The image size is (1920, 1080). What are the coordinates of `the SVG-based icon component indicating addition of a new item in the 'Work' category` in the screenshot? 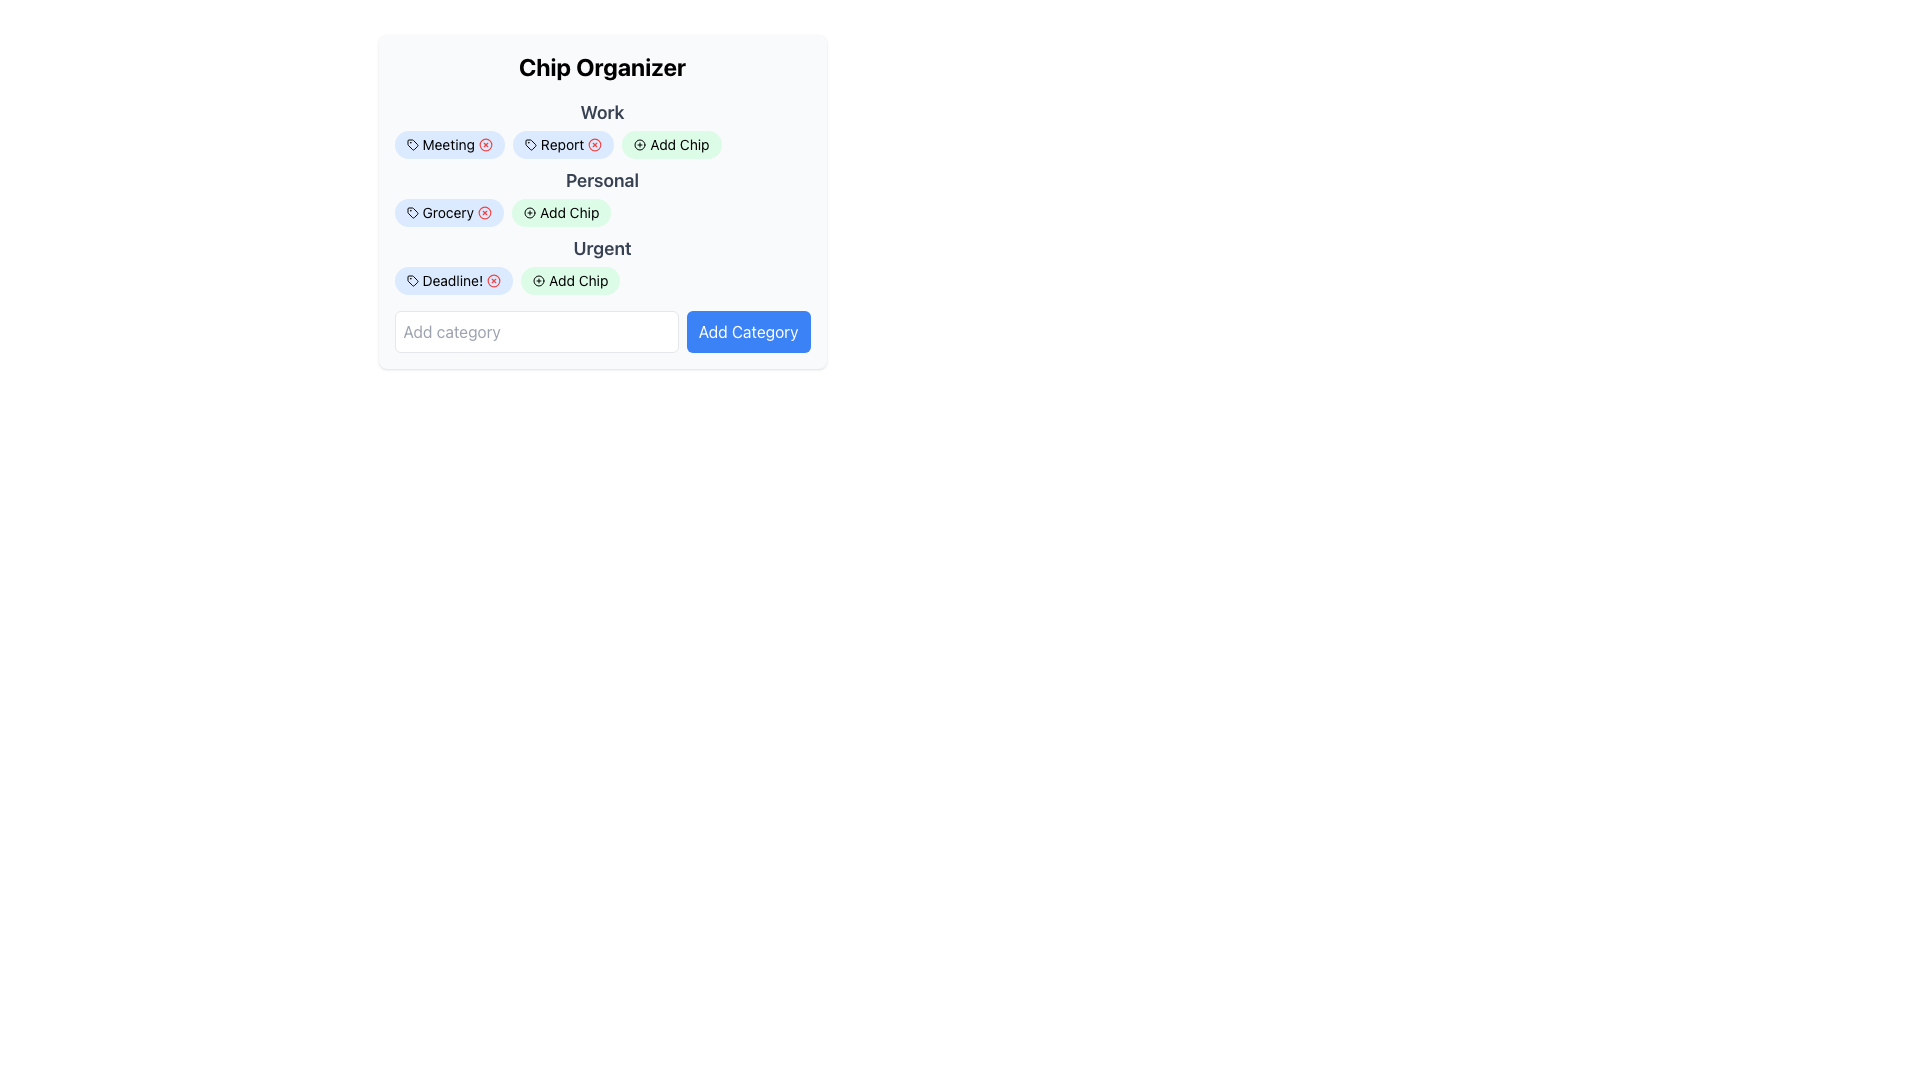 It's located at (539, 281).